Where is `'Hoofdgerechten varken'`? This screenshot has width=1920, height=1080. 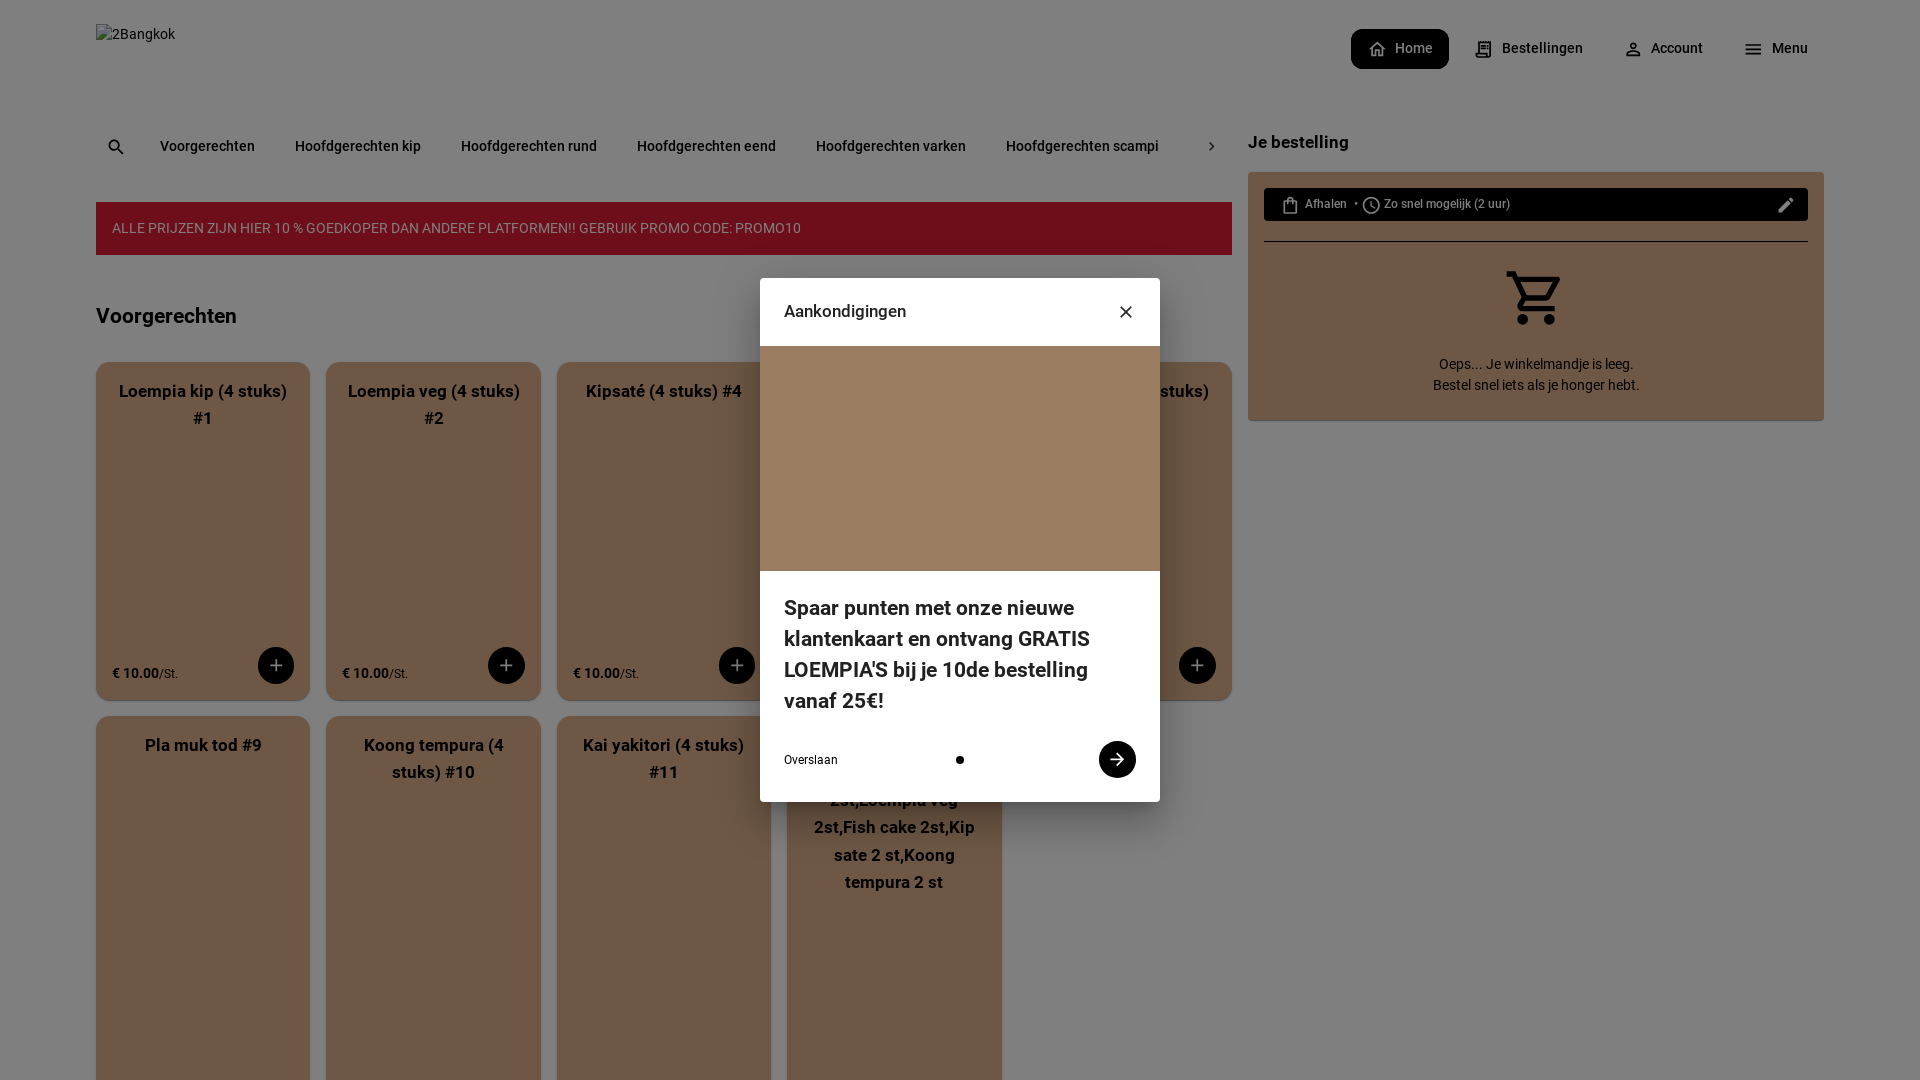 'Hoofdgerechten varken' is located at coordinates (890, 146).